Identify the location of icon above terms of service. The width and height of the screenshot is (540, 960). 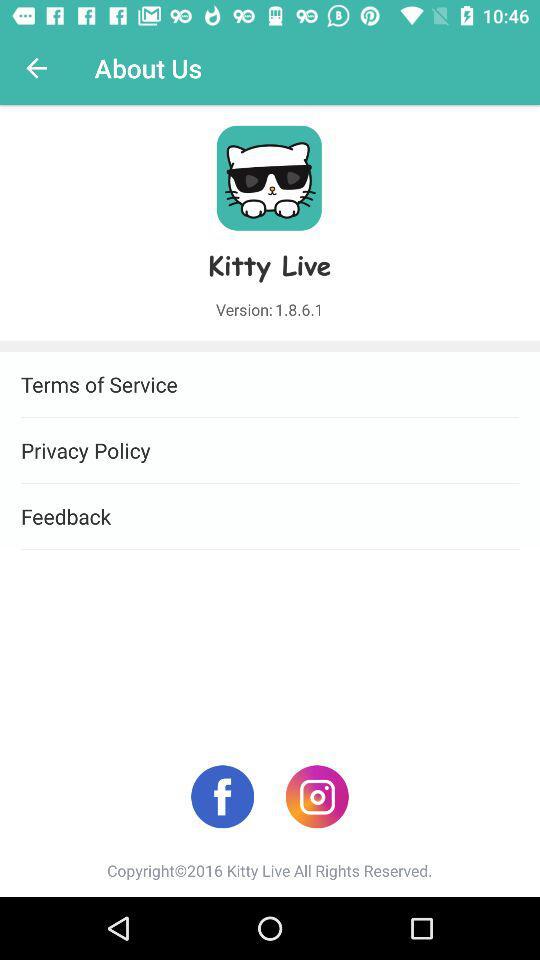
(36, 68).